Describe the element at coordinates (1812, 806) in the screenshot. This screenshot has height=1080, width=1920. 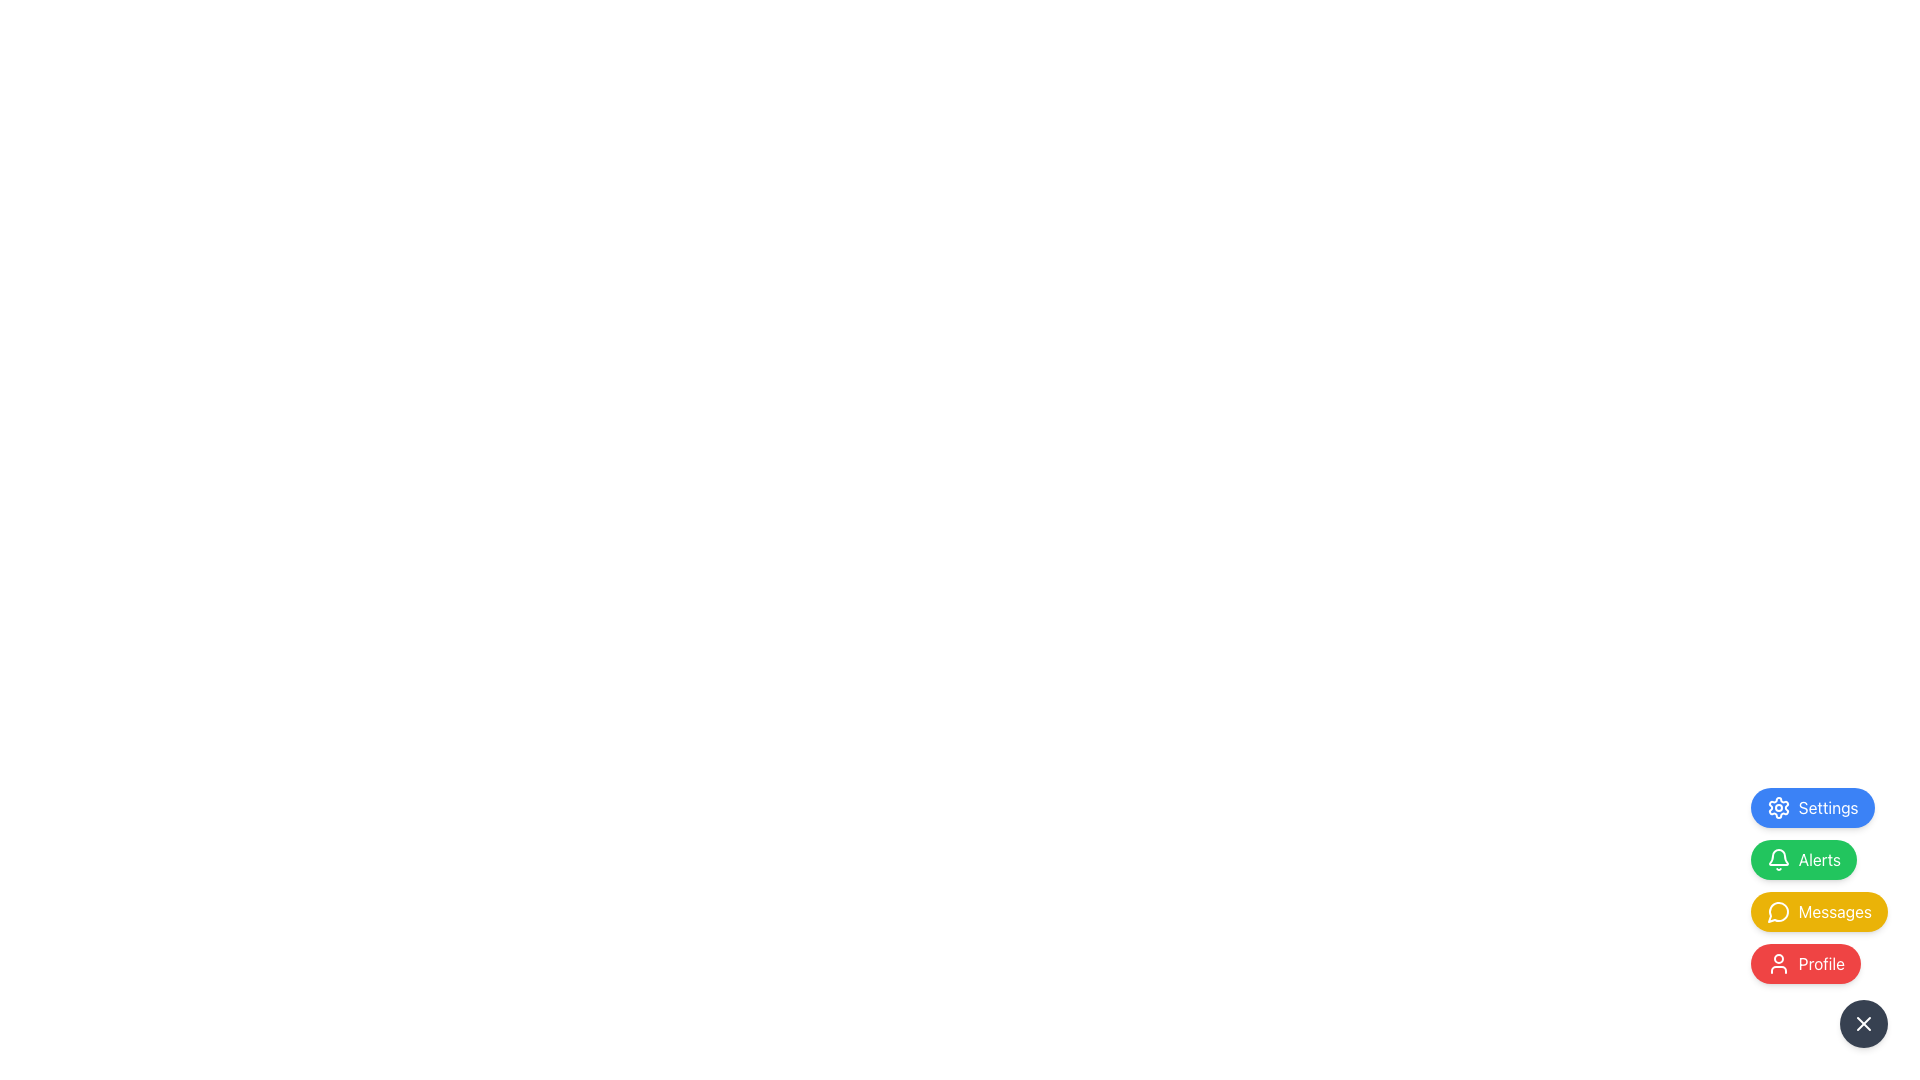
I see `the settings button located on the right side of the interface` at that location.